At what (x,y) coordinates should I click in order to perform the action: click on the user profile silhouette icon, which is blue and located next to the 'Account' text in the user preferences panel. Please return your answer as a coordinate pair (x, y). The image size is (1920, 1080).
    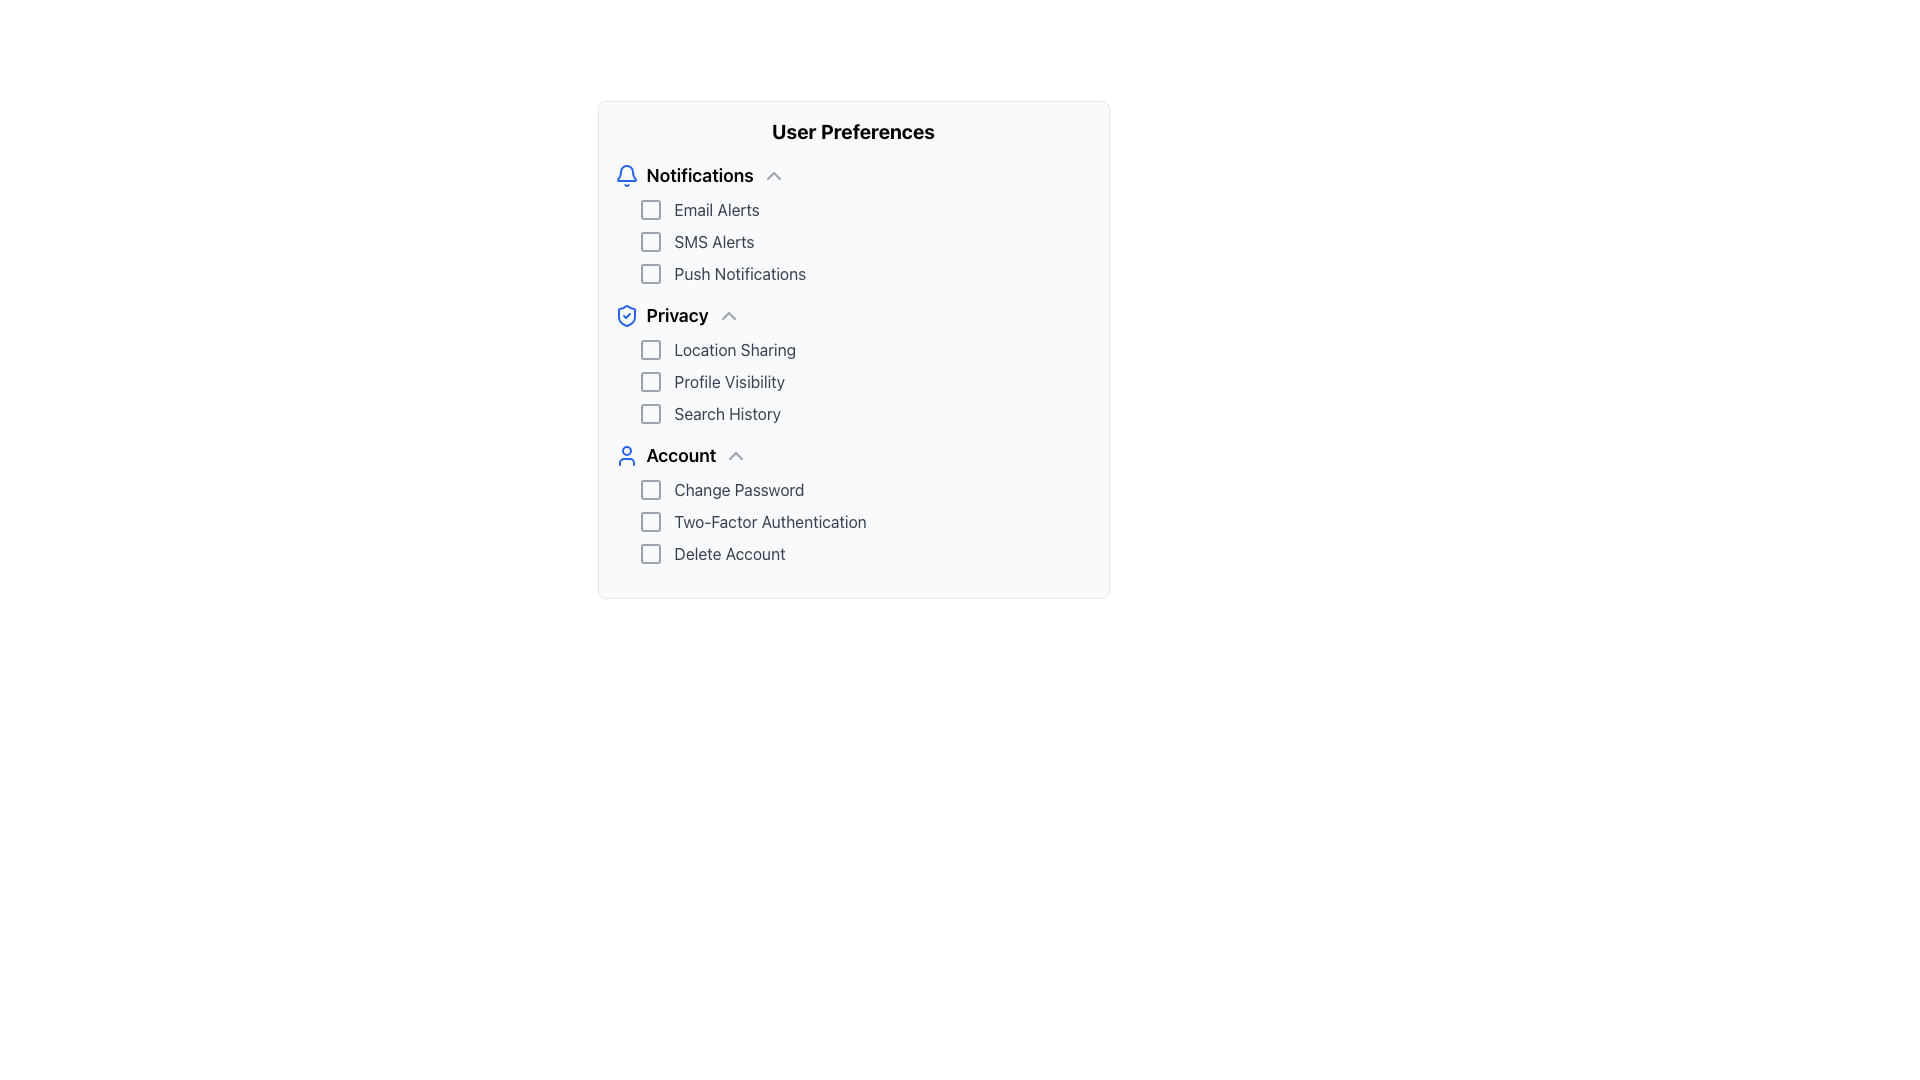
    Looking at the image, I should click on (625, 455).